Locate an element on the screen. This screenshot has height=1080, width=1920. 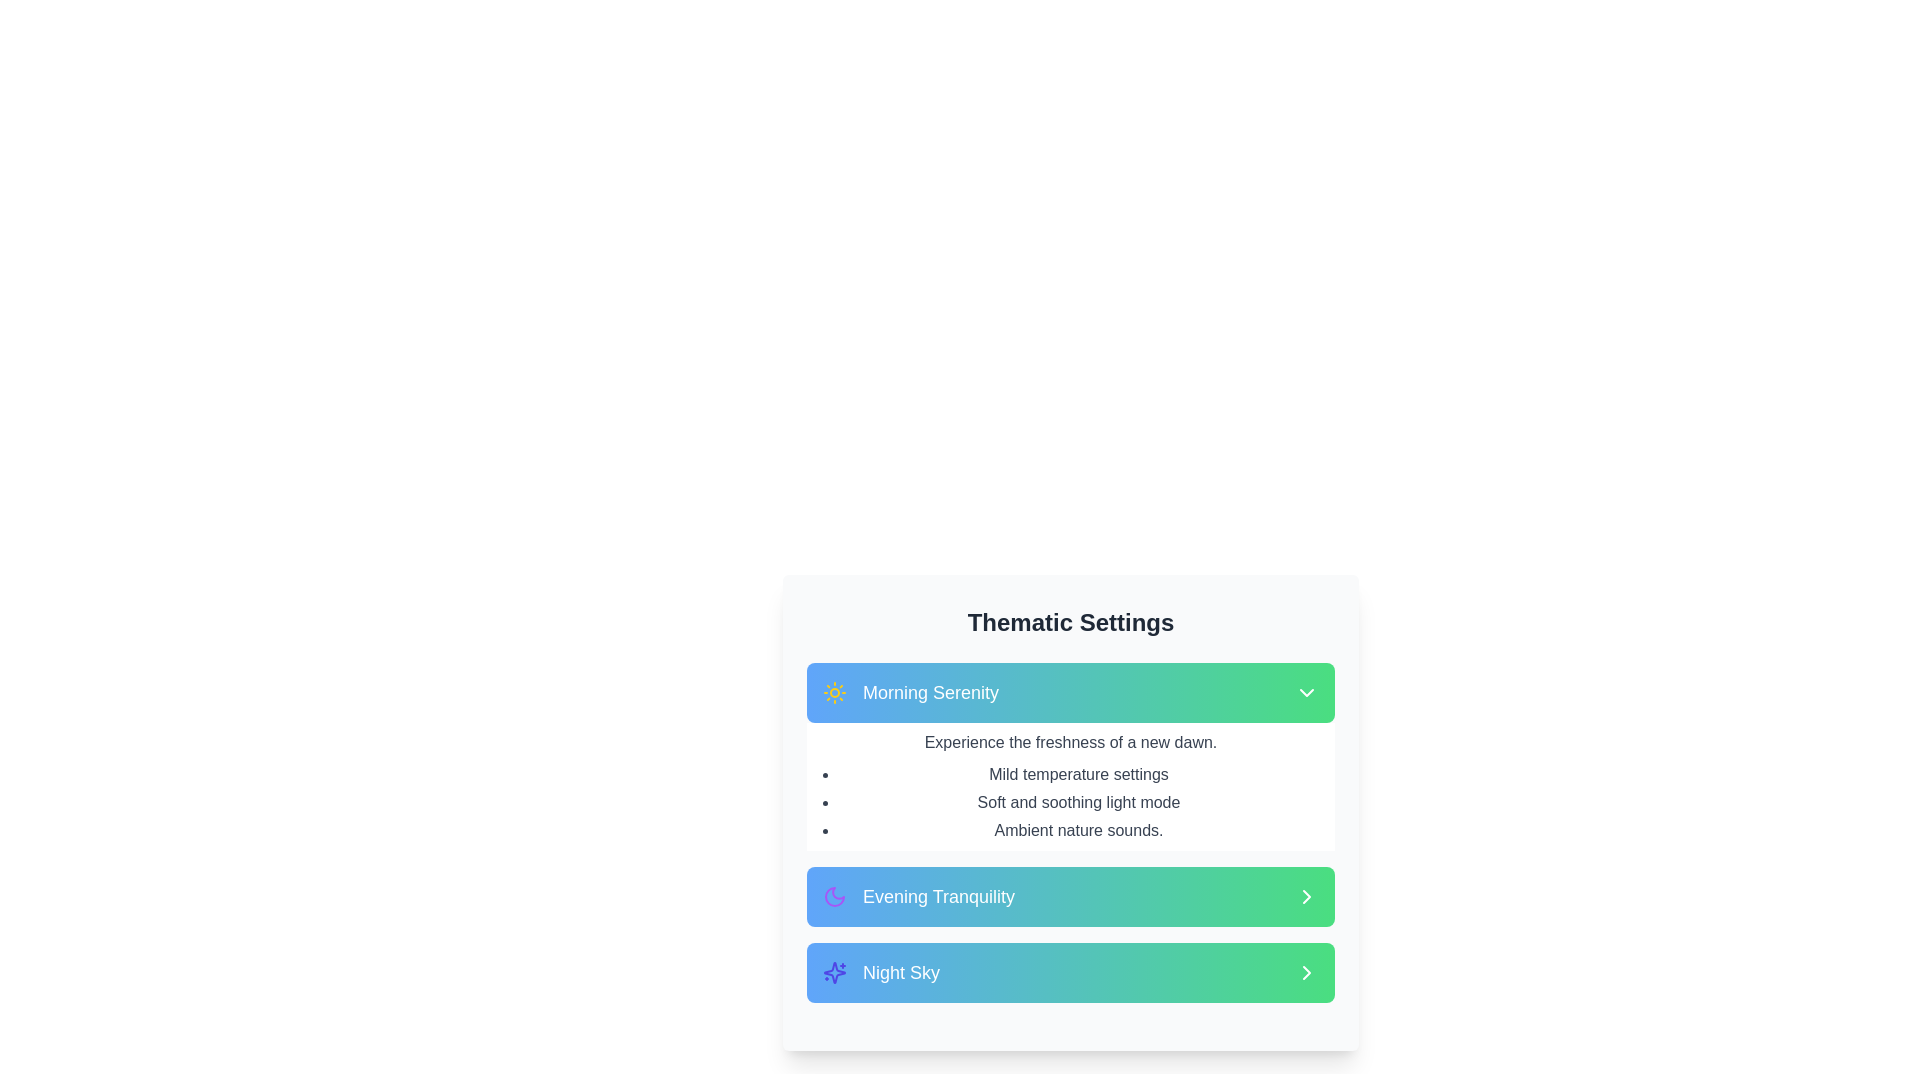
on the 'Morning Serenity' theme selector, which features a sun icon and white text over a gradient background, located in the first position of a horizontal layout is located at coordinates (910, 692).